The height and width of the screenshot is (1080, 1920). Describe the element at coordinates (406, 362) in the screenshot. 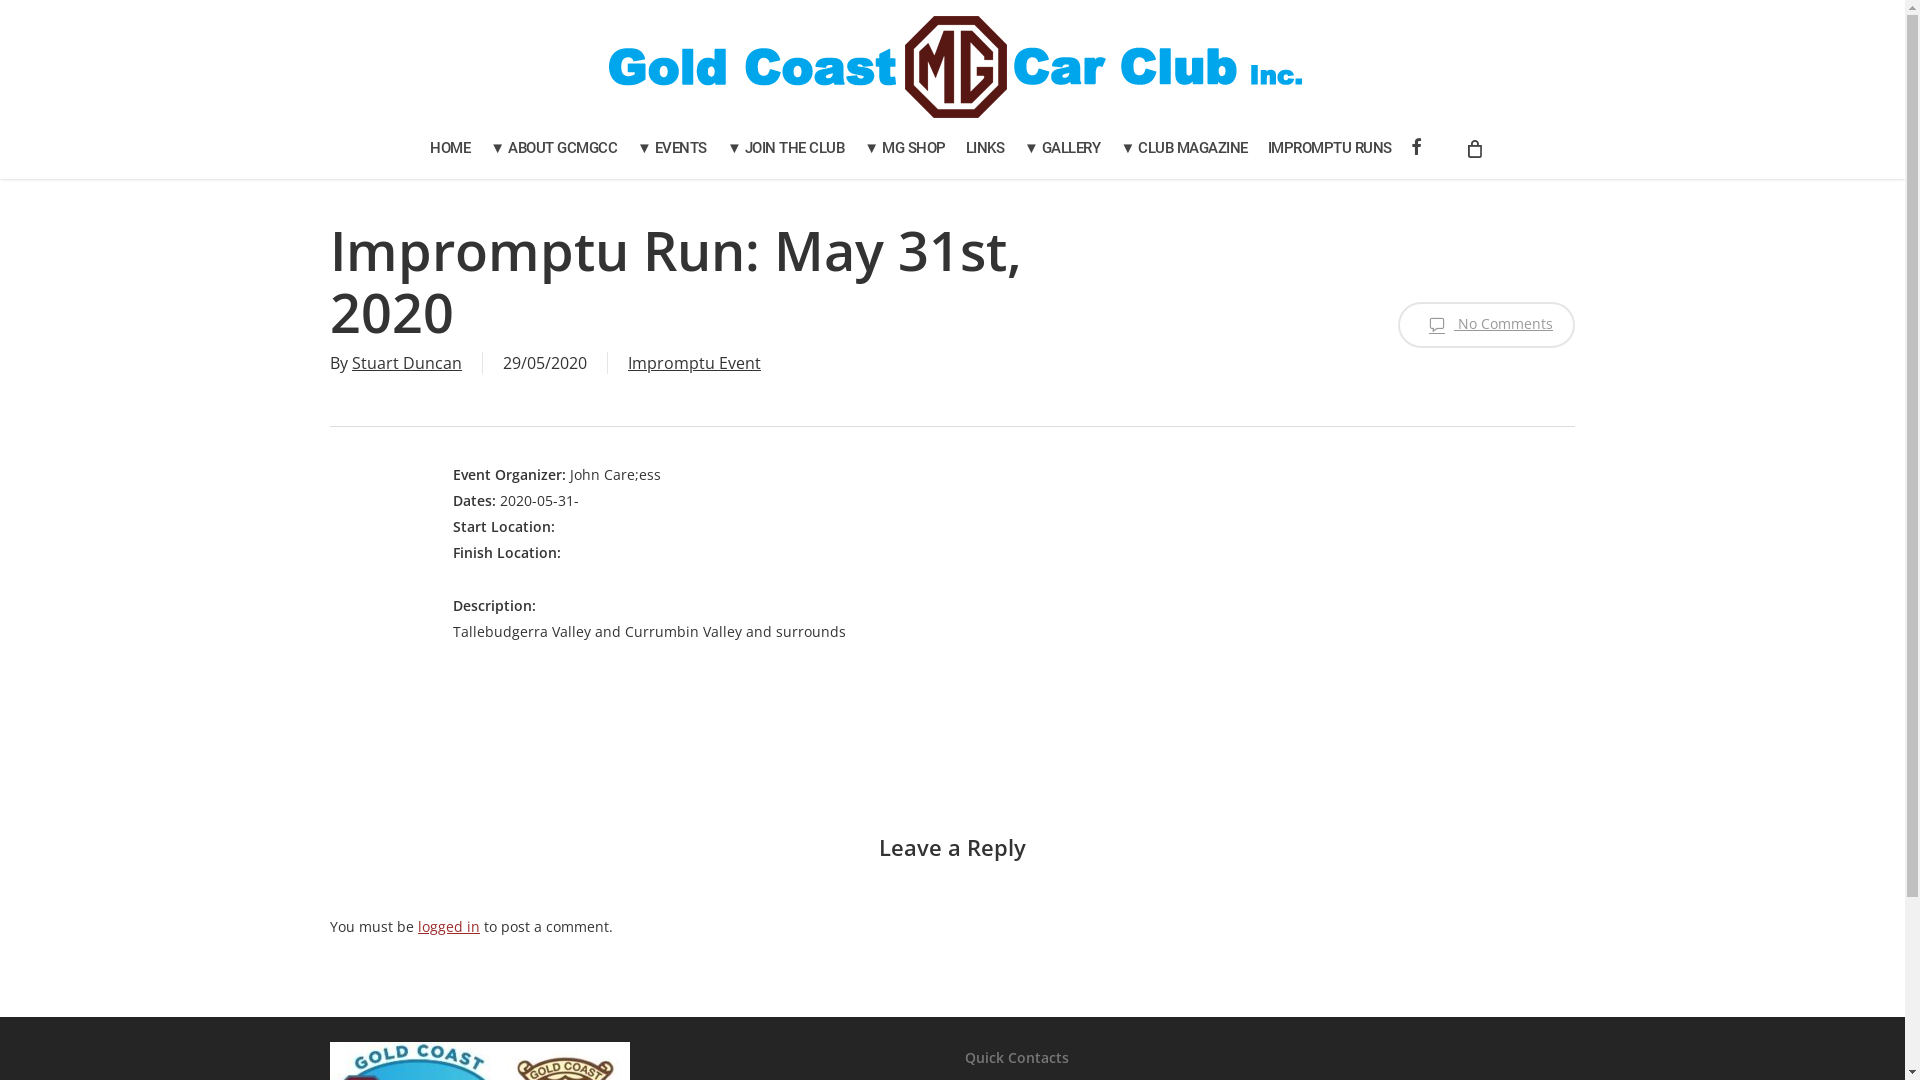

I see `'Stuart Duncan'` at that location.